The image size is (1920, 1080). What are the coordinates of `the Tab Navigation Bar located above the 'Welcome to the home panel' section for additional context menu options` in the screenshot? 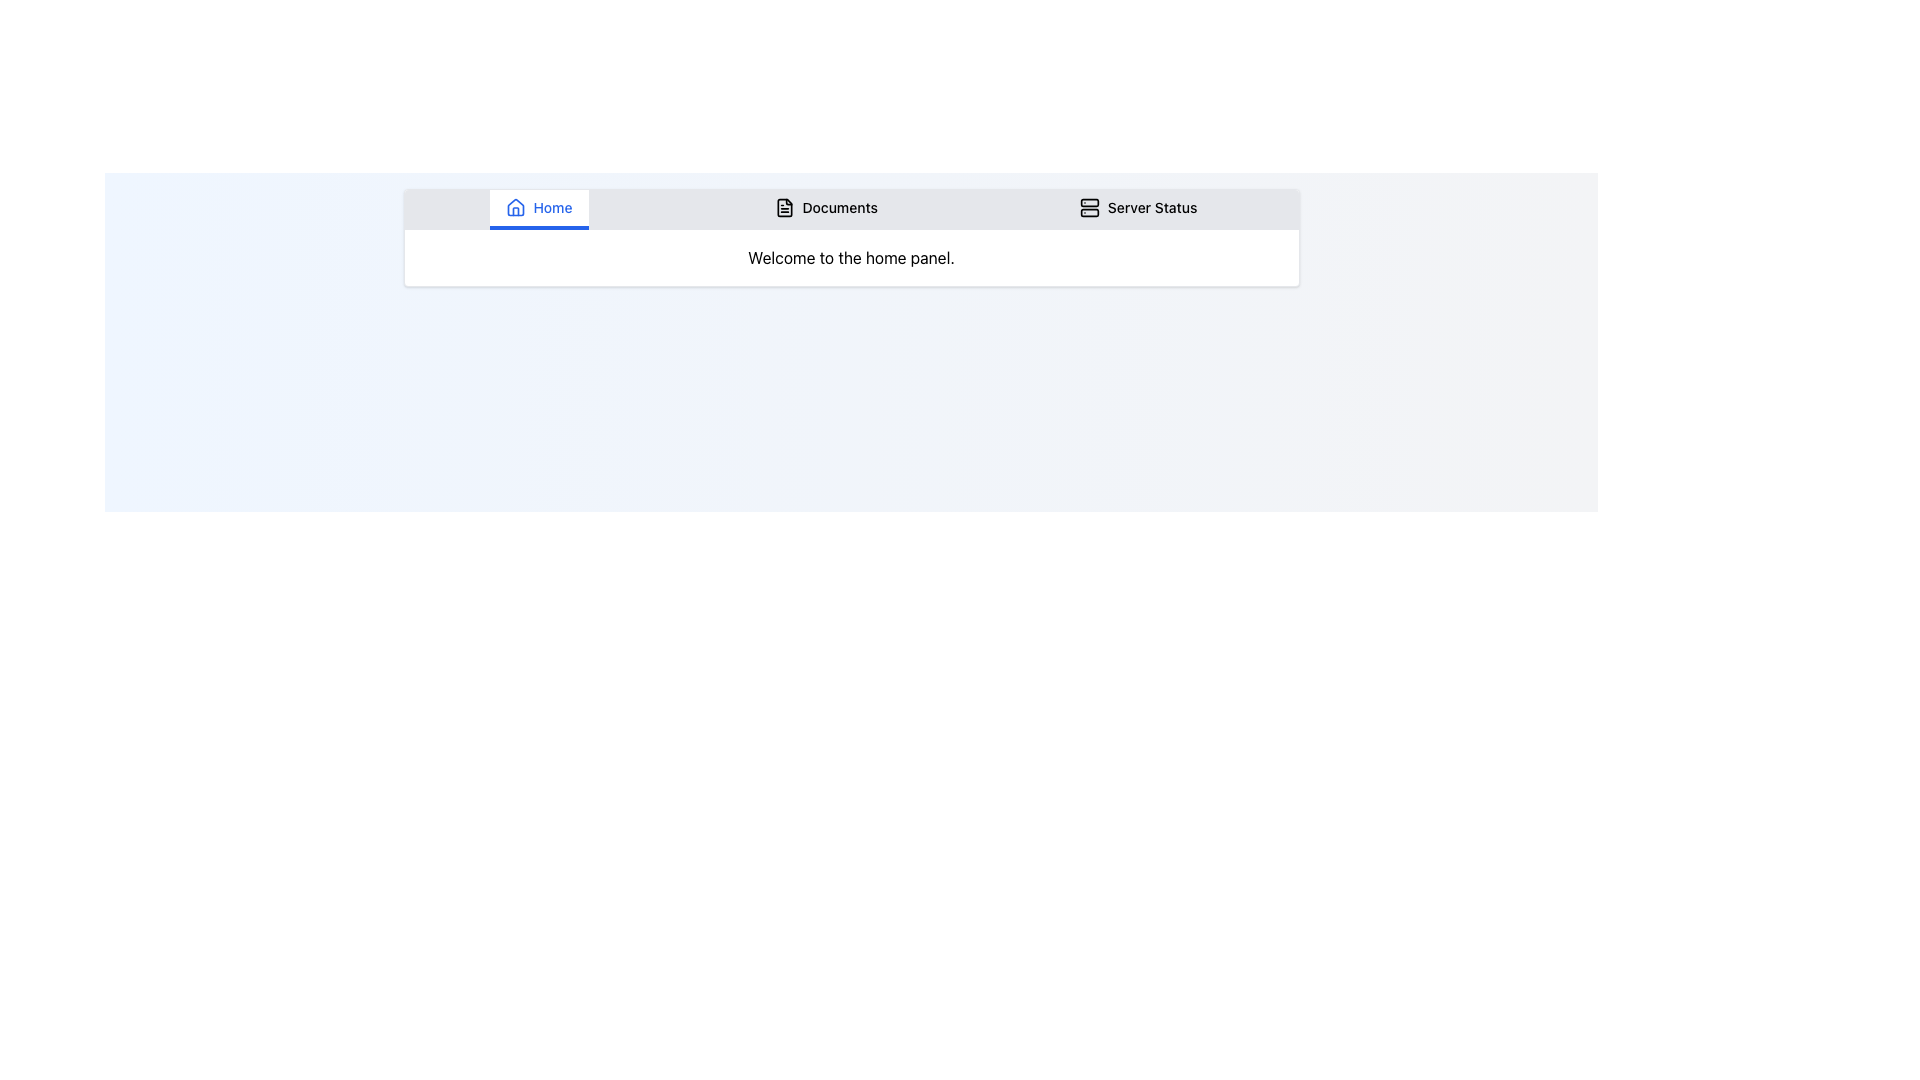 It's located at (851, 209).